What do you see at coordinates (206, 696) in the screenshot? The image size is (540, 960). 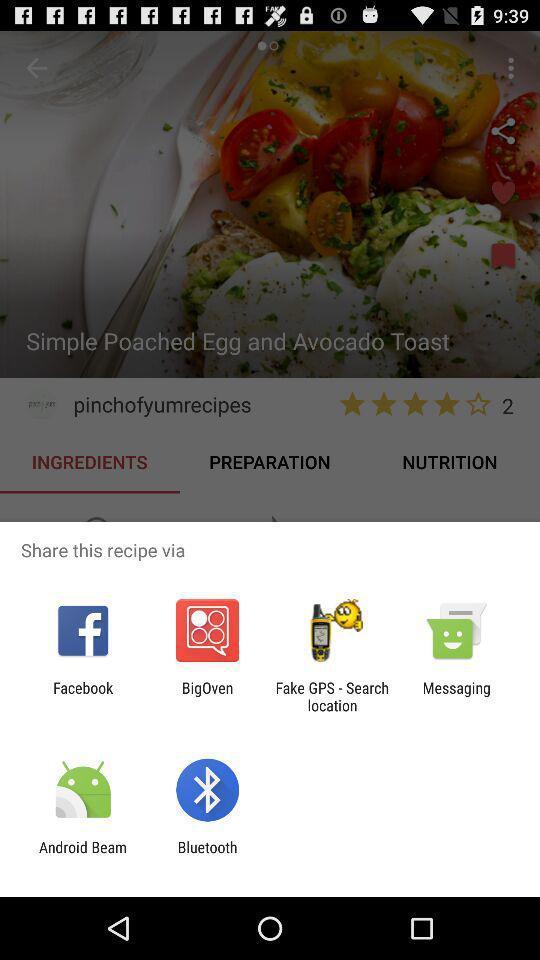 I see `the item next to the fake gps search icon` at bounding box center [206, 696].